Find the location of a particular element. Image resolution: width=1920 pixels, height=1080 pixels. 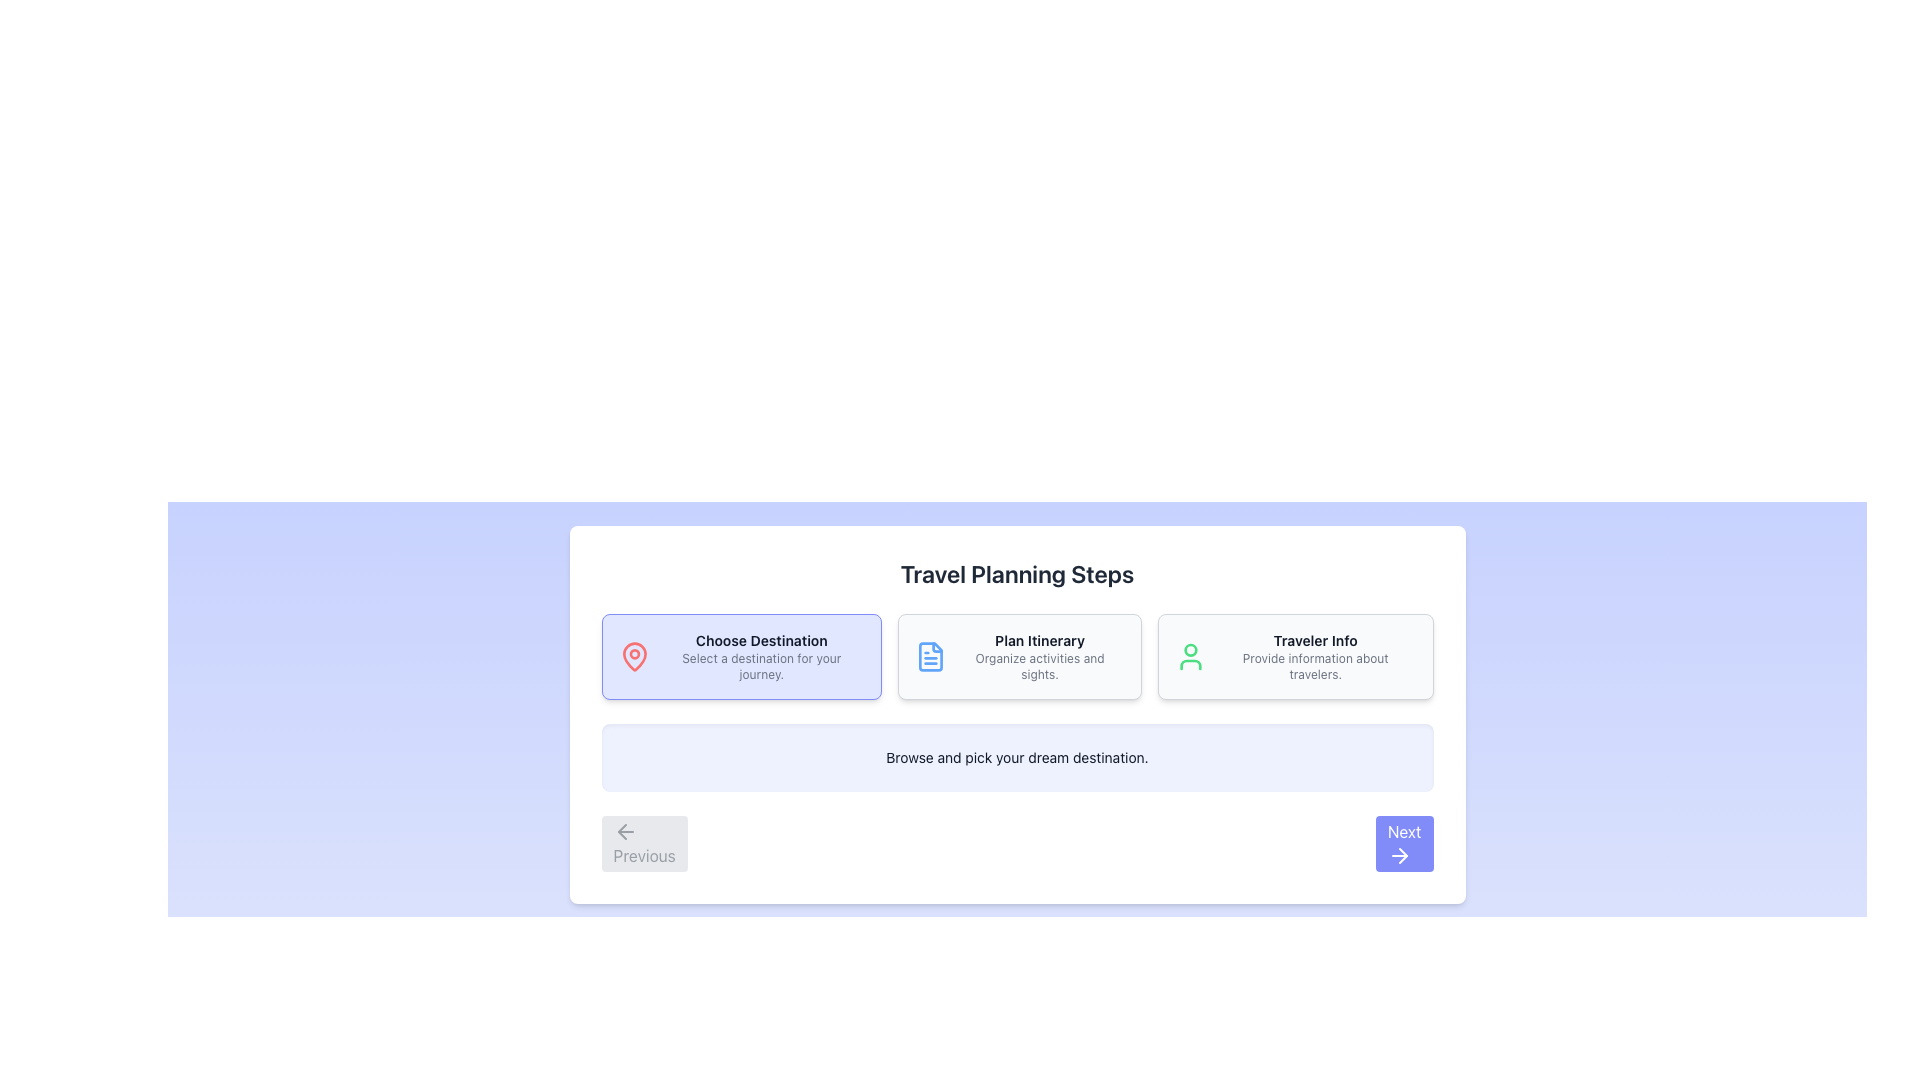

the blue-detailed document icon within the 'Plan Itinerary' card, which is the leftmost icon in a set of three is located at coordinates (930, 656).